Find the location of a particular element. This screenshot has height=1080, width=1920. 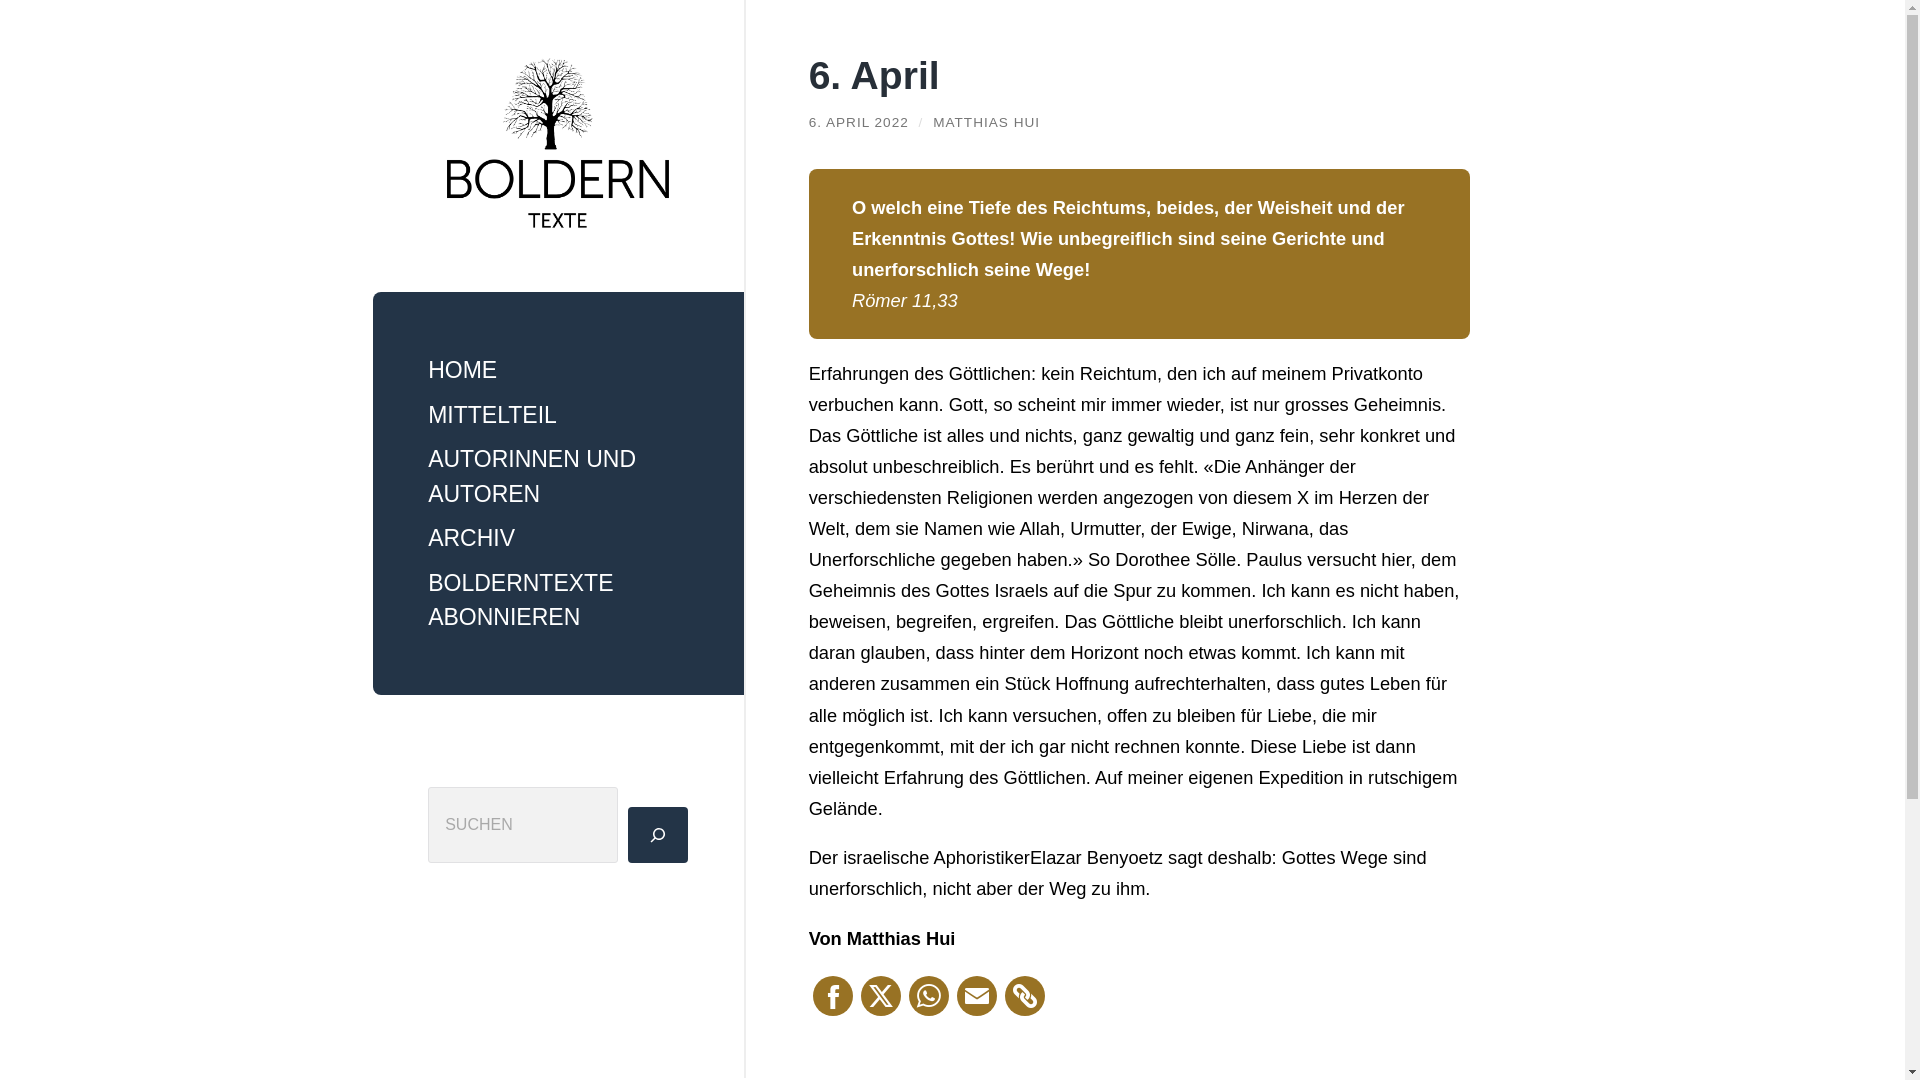

'Email This' is located at coordinates (977, 995).